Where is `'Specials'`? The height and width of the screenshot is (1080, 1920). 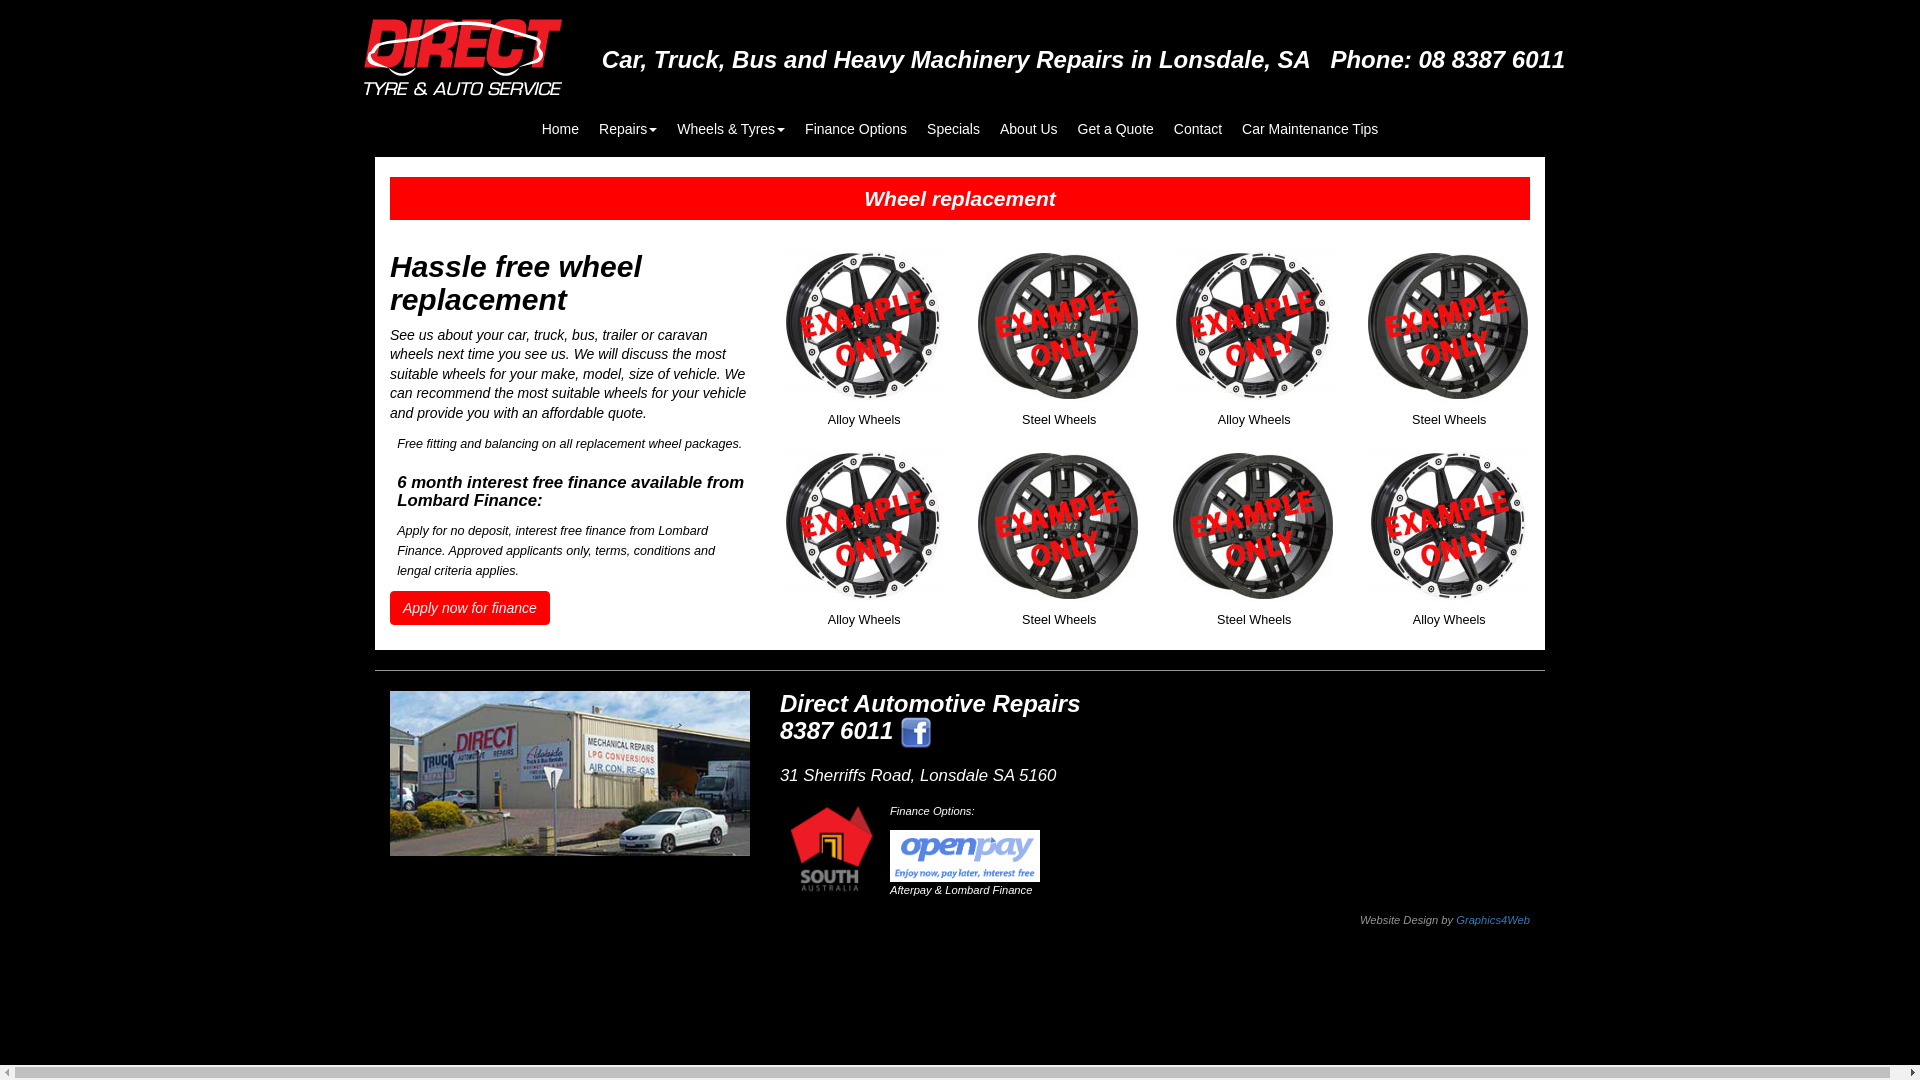 'Specials' is located at coordinates (952, 119).